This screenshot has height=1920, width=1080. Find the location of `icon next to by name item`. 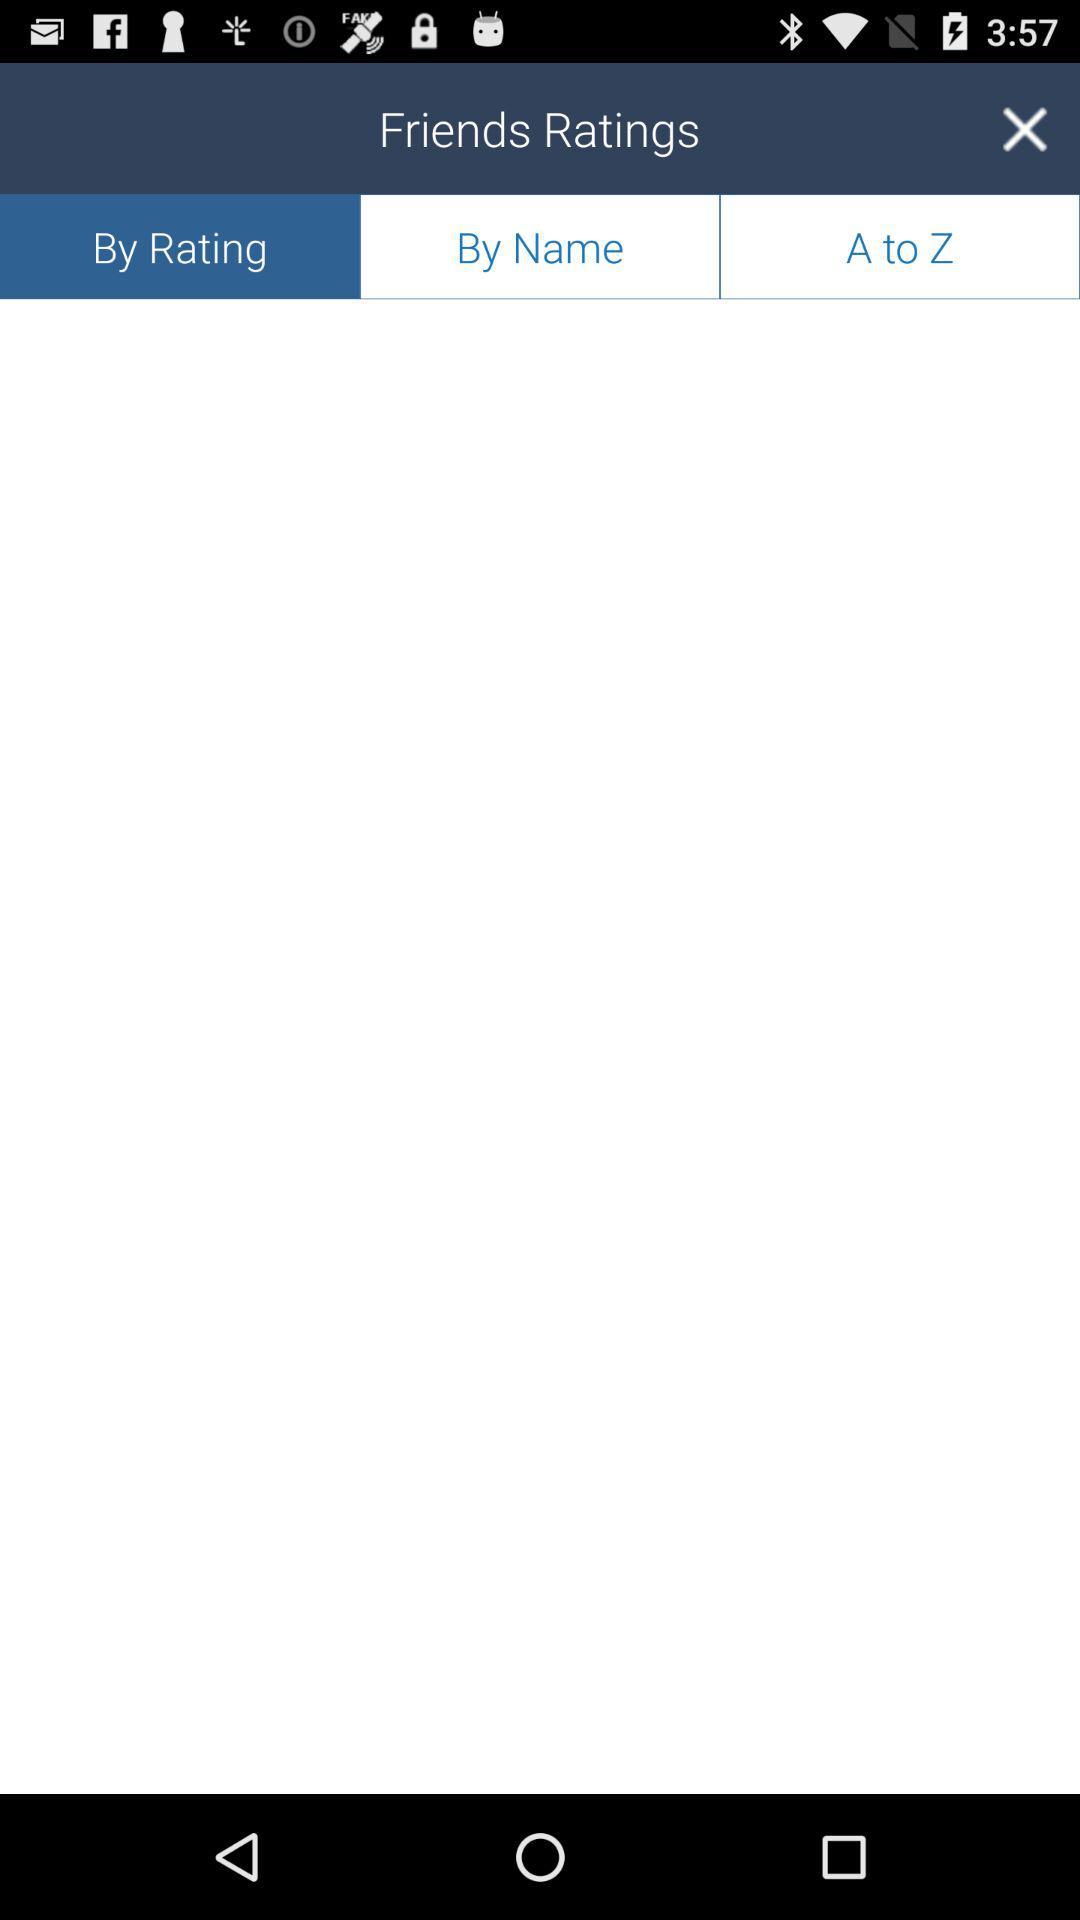

icon next to by name item is located at coordinates (180, 245).